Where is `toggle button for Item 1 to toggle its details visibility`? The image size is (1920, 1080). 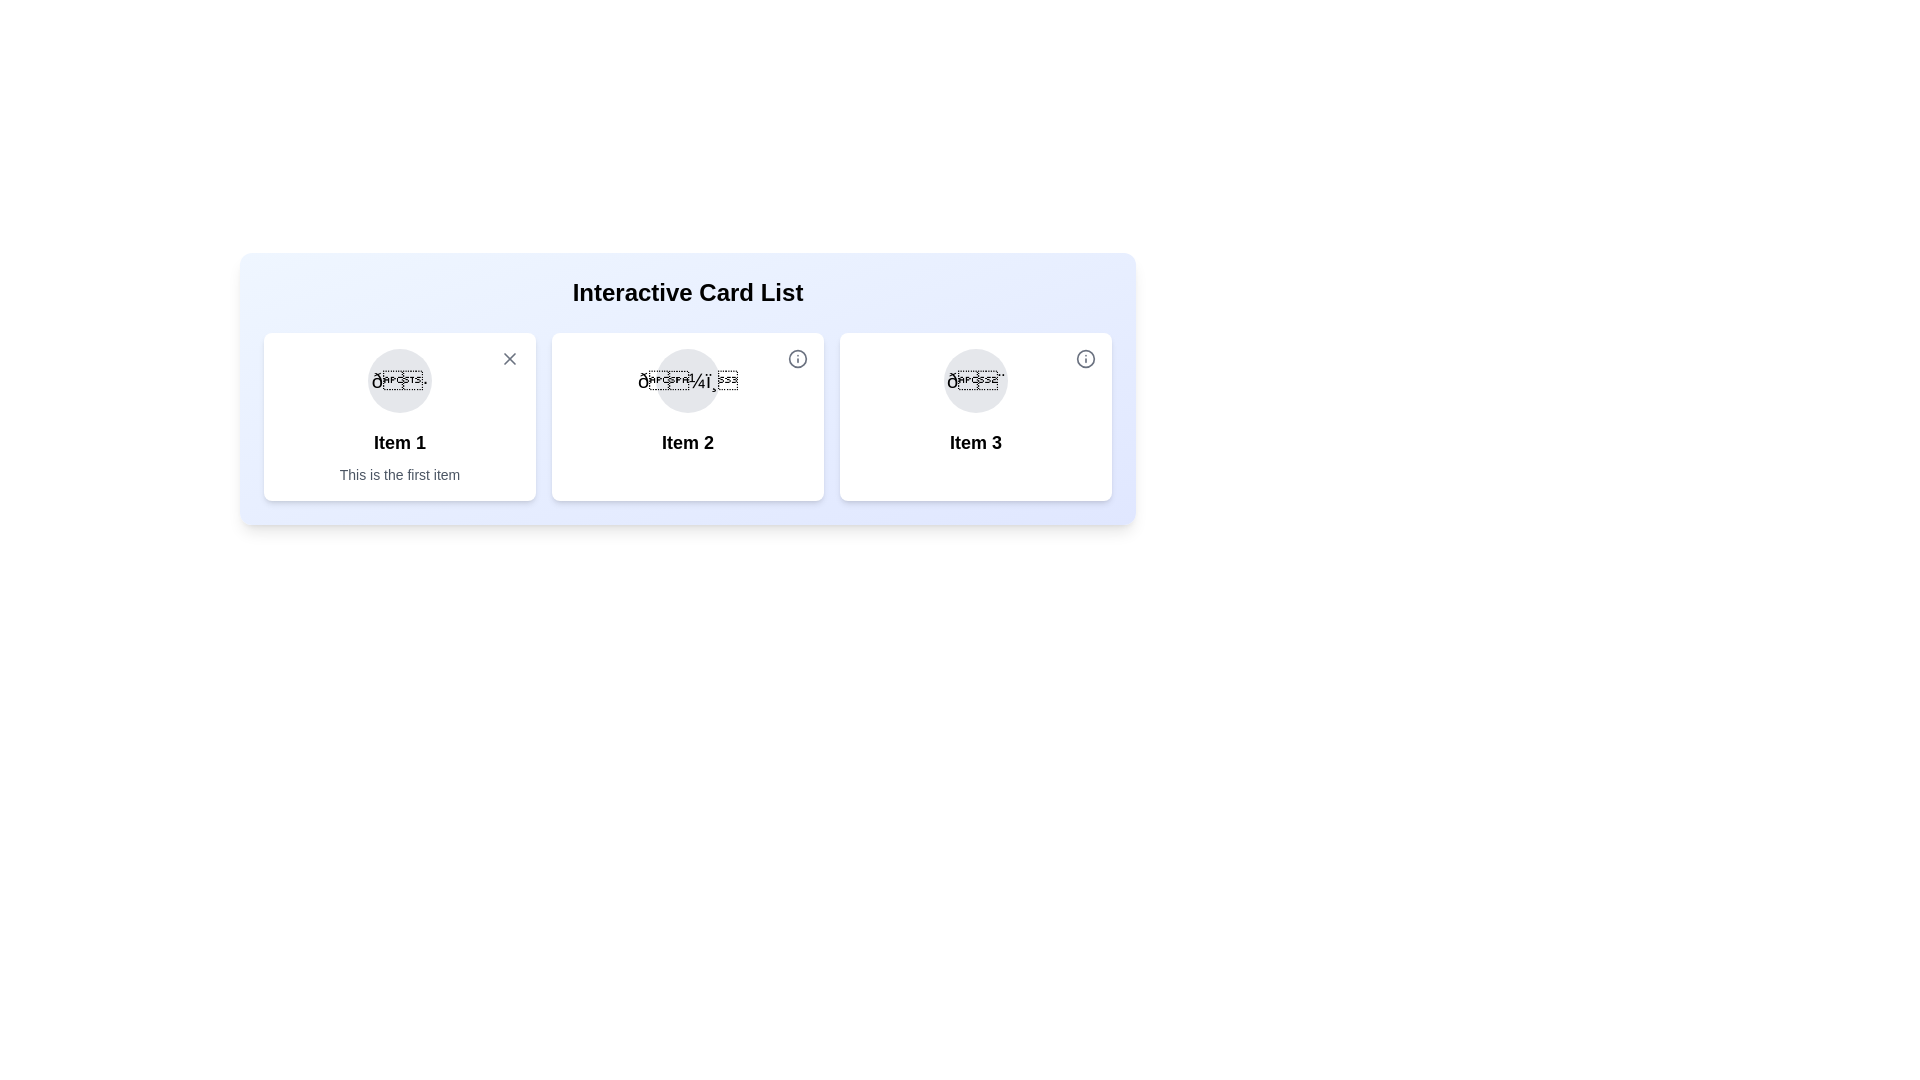
toggle button for Item 1 to toggle its details visibility is located at coordinates (509, 357).